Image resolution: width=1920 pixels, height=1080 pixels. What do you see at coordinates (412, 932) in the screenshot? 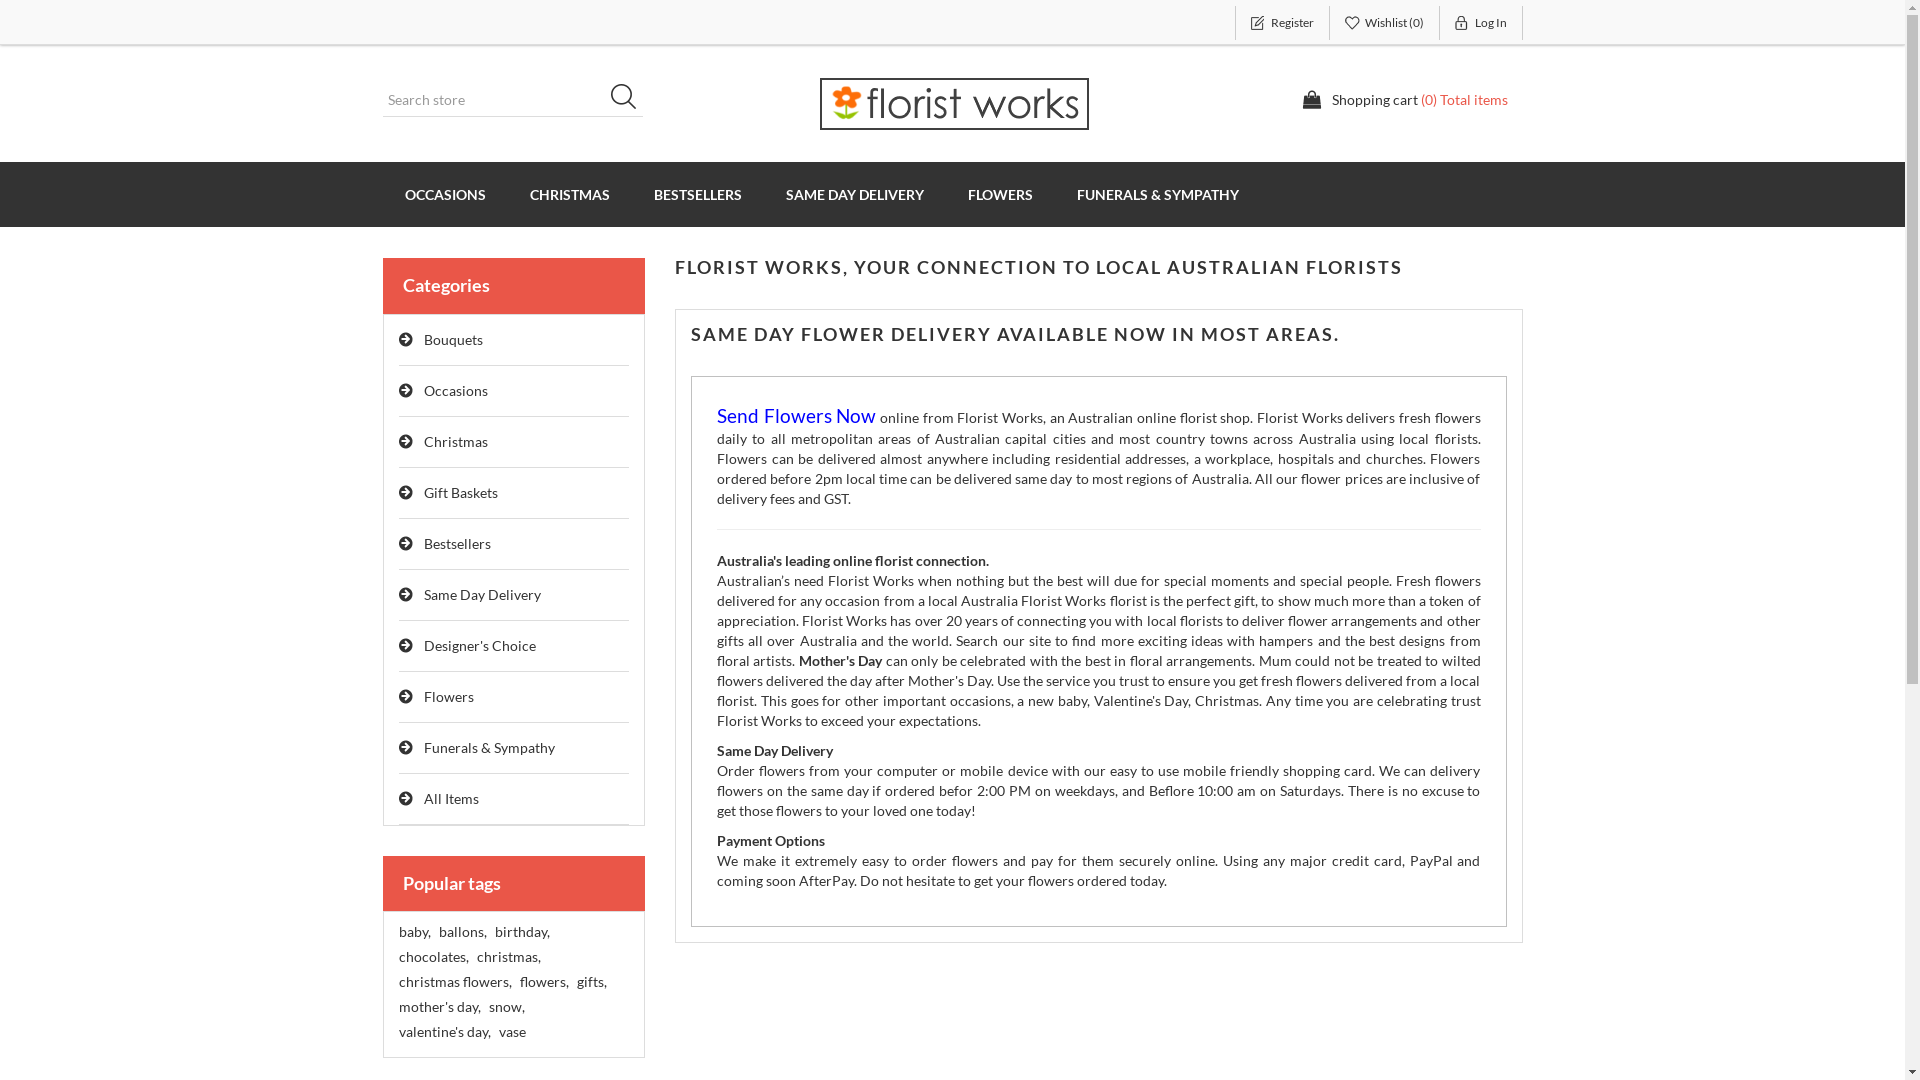
I see `'baby,'` at bounding box center [412, 932].